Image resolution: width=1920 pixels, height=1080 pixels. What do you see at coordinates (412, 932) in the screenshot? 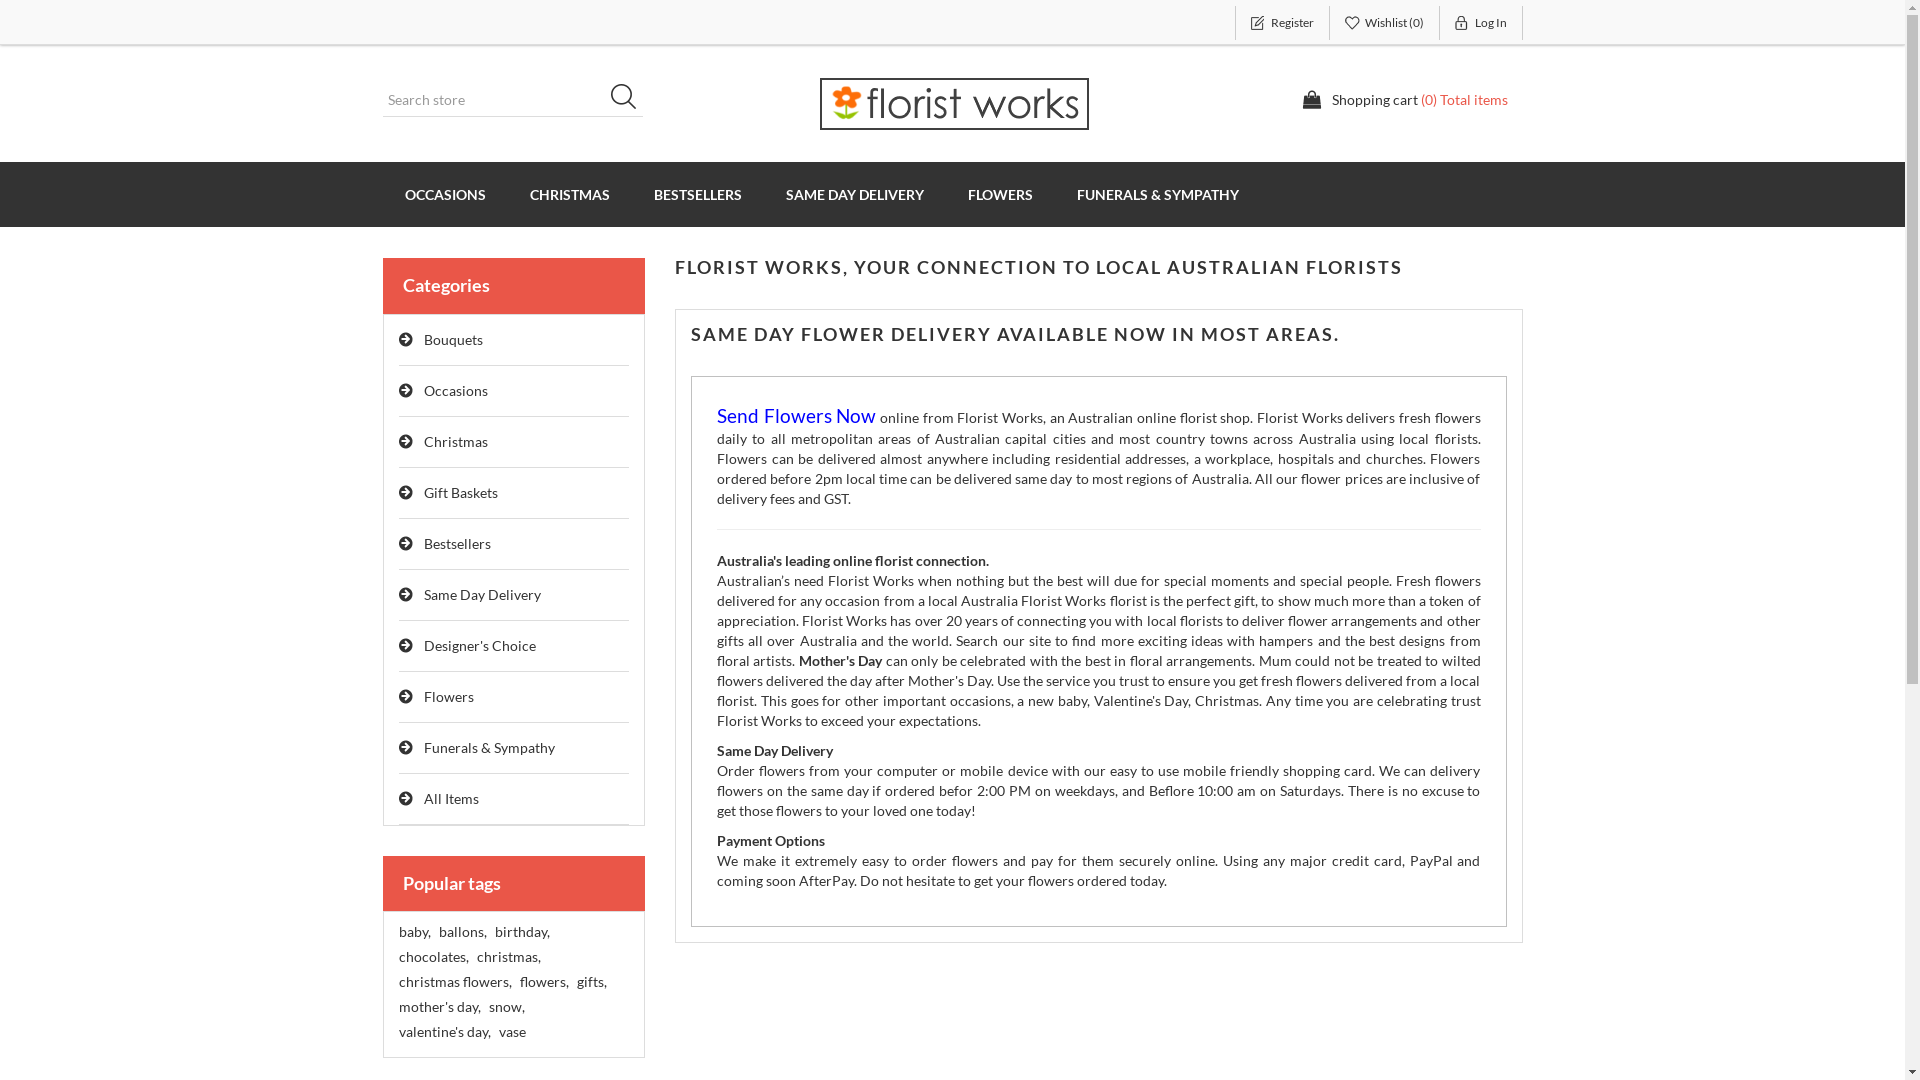
I see `'baby,'` at bounding box center [412, 932].